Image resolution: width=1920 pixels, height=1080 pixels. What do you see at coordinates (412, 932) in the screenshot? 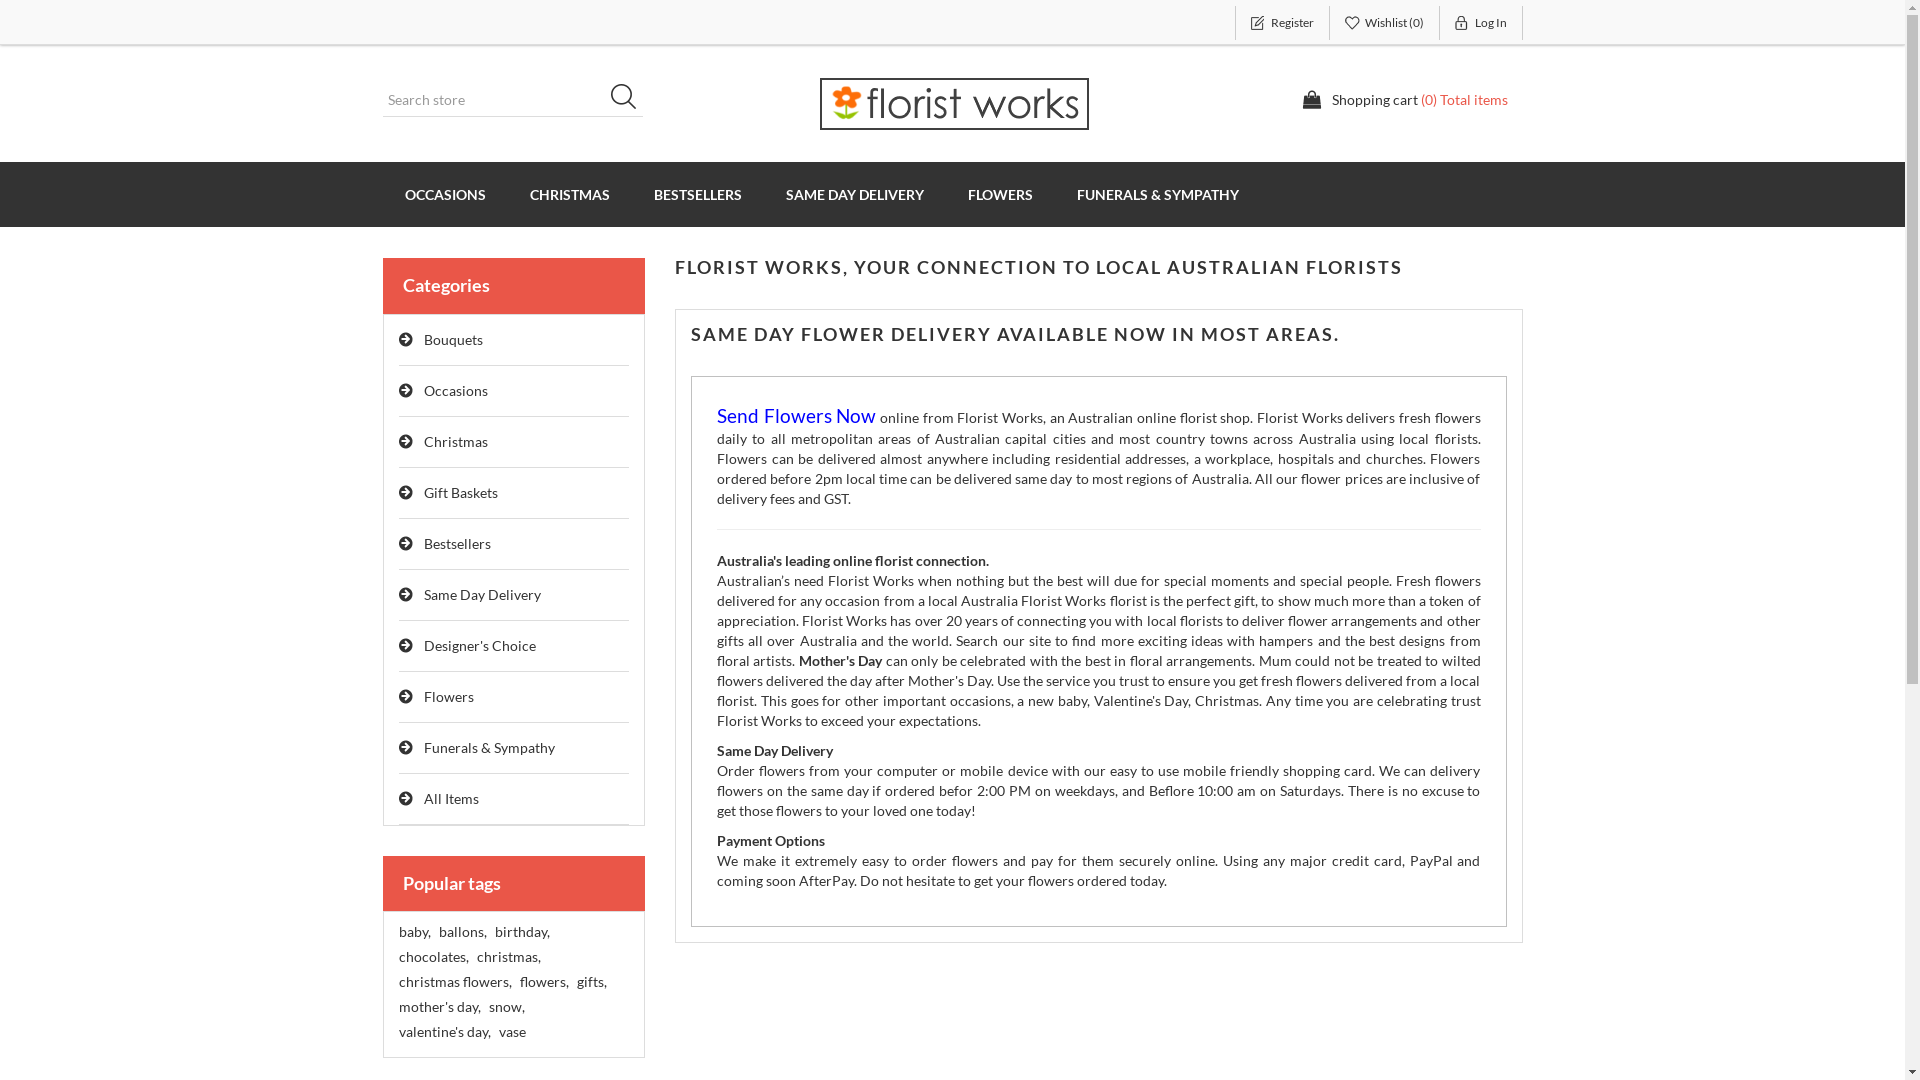
I see `'baby,'` at bounding box center [412, 932].